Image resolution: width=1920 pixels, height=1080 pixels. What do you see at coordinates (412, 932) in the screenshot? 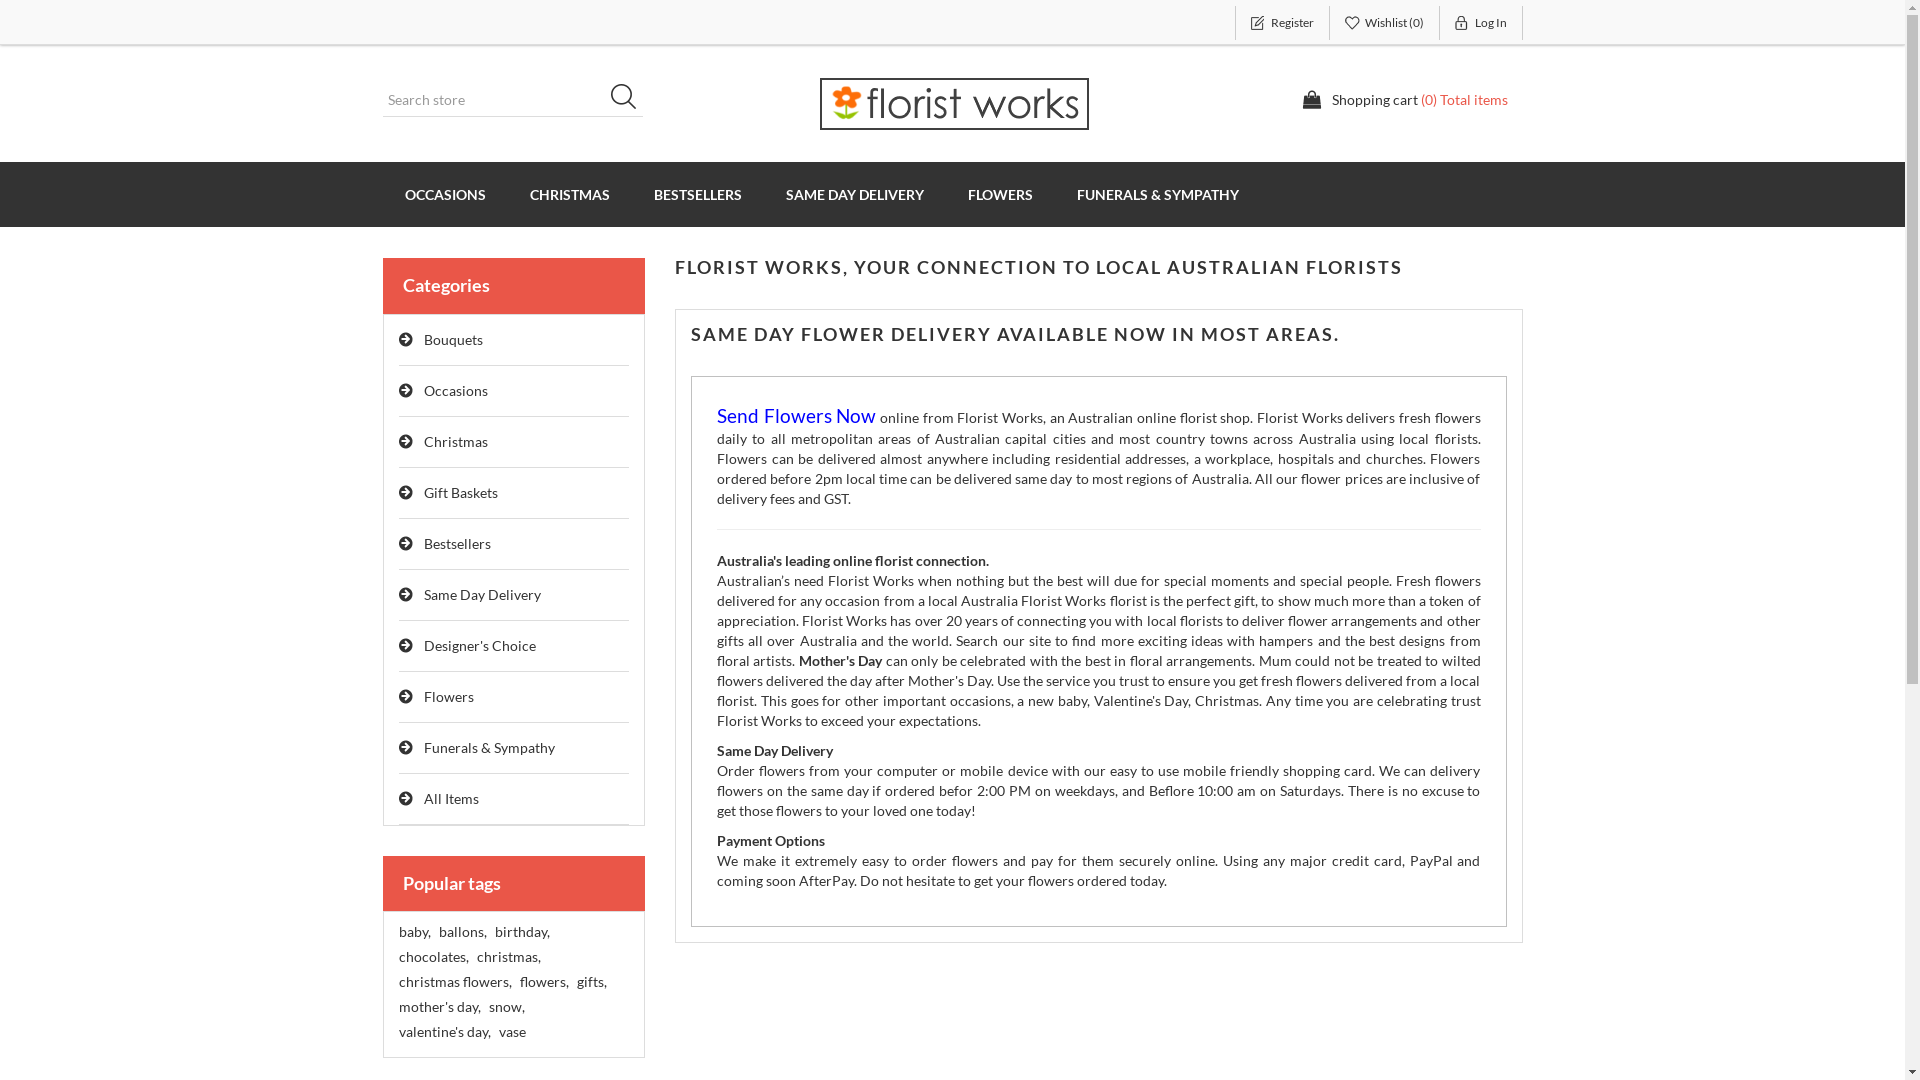
I see `'baby,'` at bounding box center [412, 932].